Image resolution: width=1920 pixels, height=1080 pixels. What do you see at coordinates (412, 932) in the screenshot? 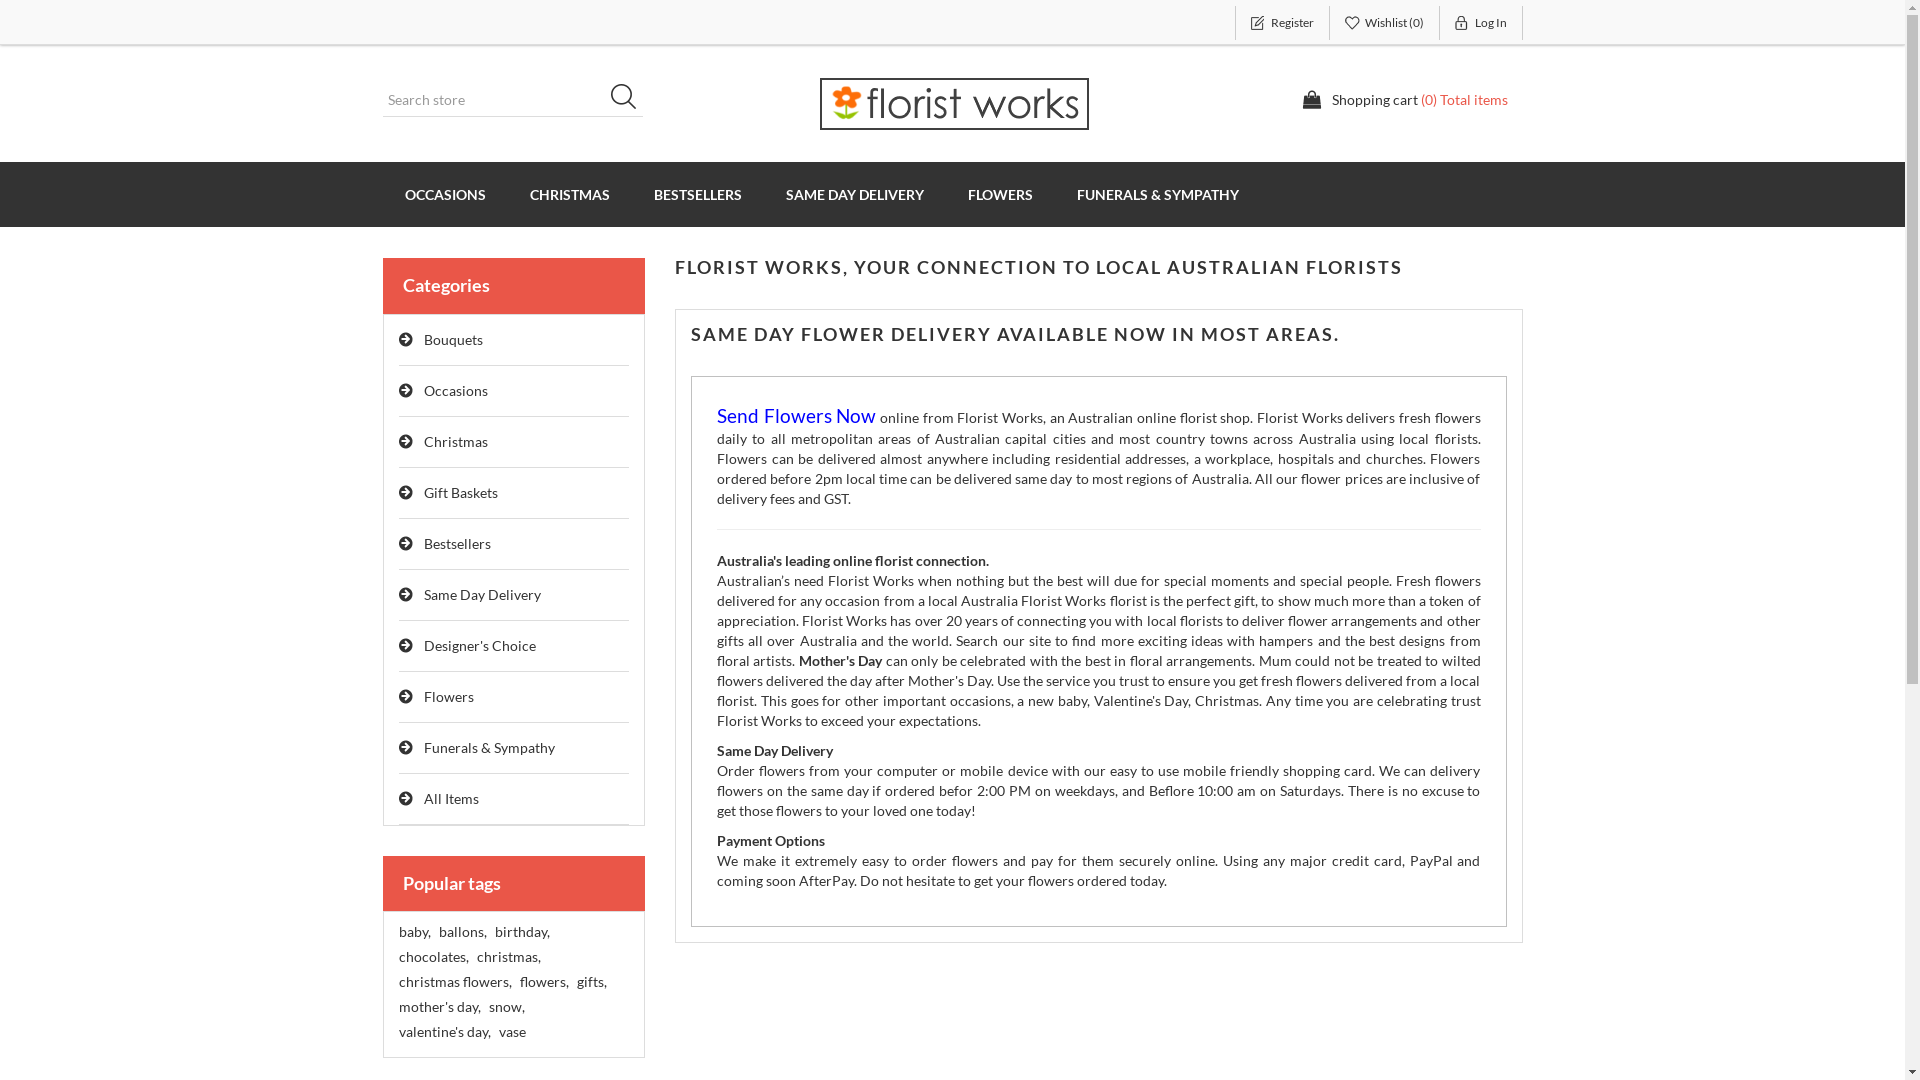
I see `'baby,'` at bounding box center [412, 932].